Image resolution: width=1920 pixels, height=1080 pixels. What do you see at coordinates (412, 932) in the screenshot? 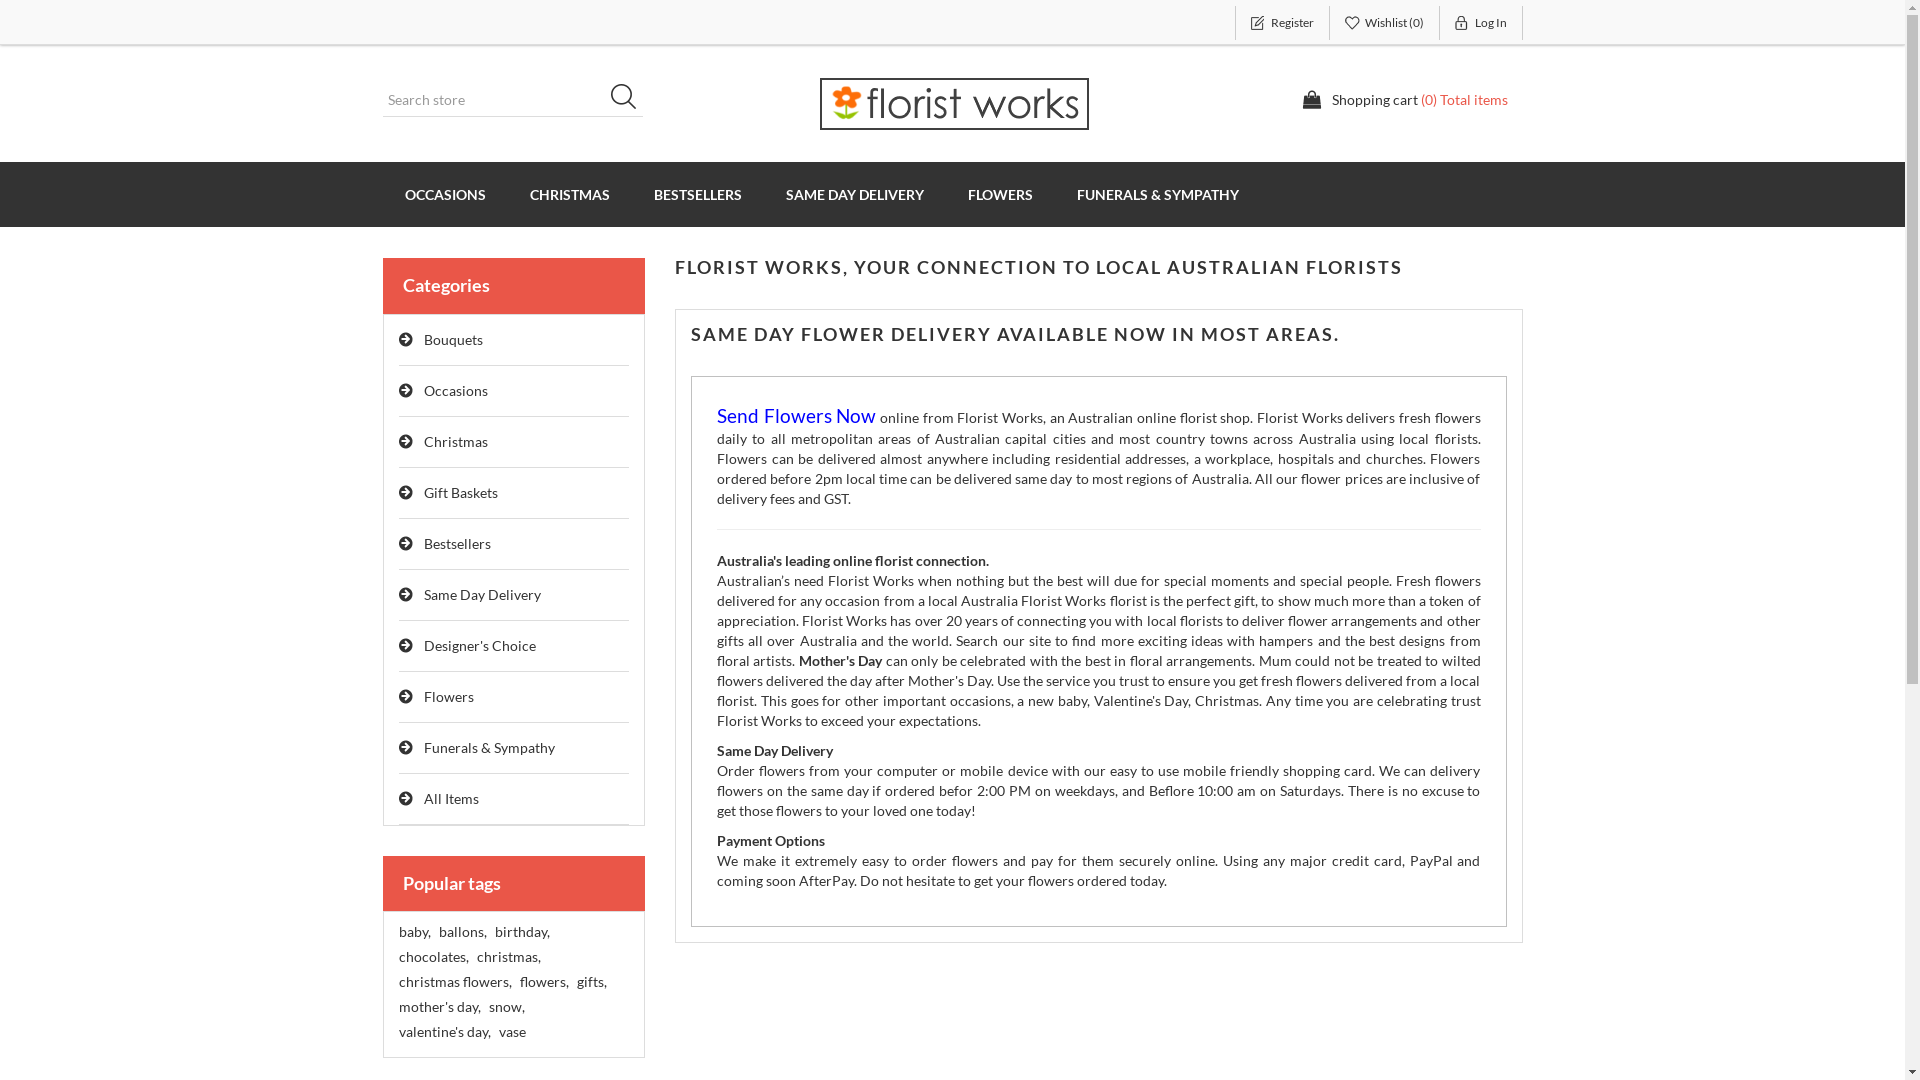
I see `'baby,'` at bounding box center [412, 932].